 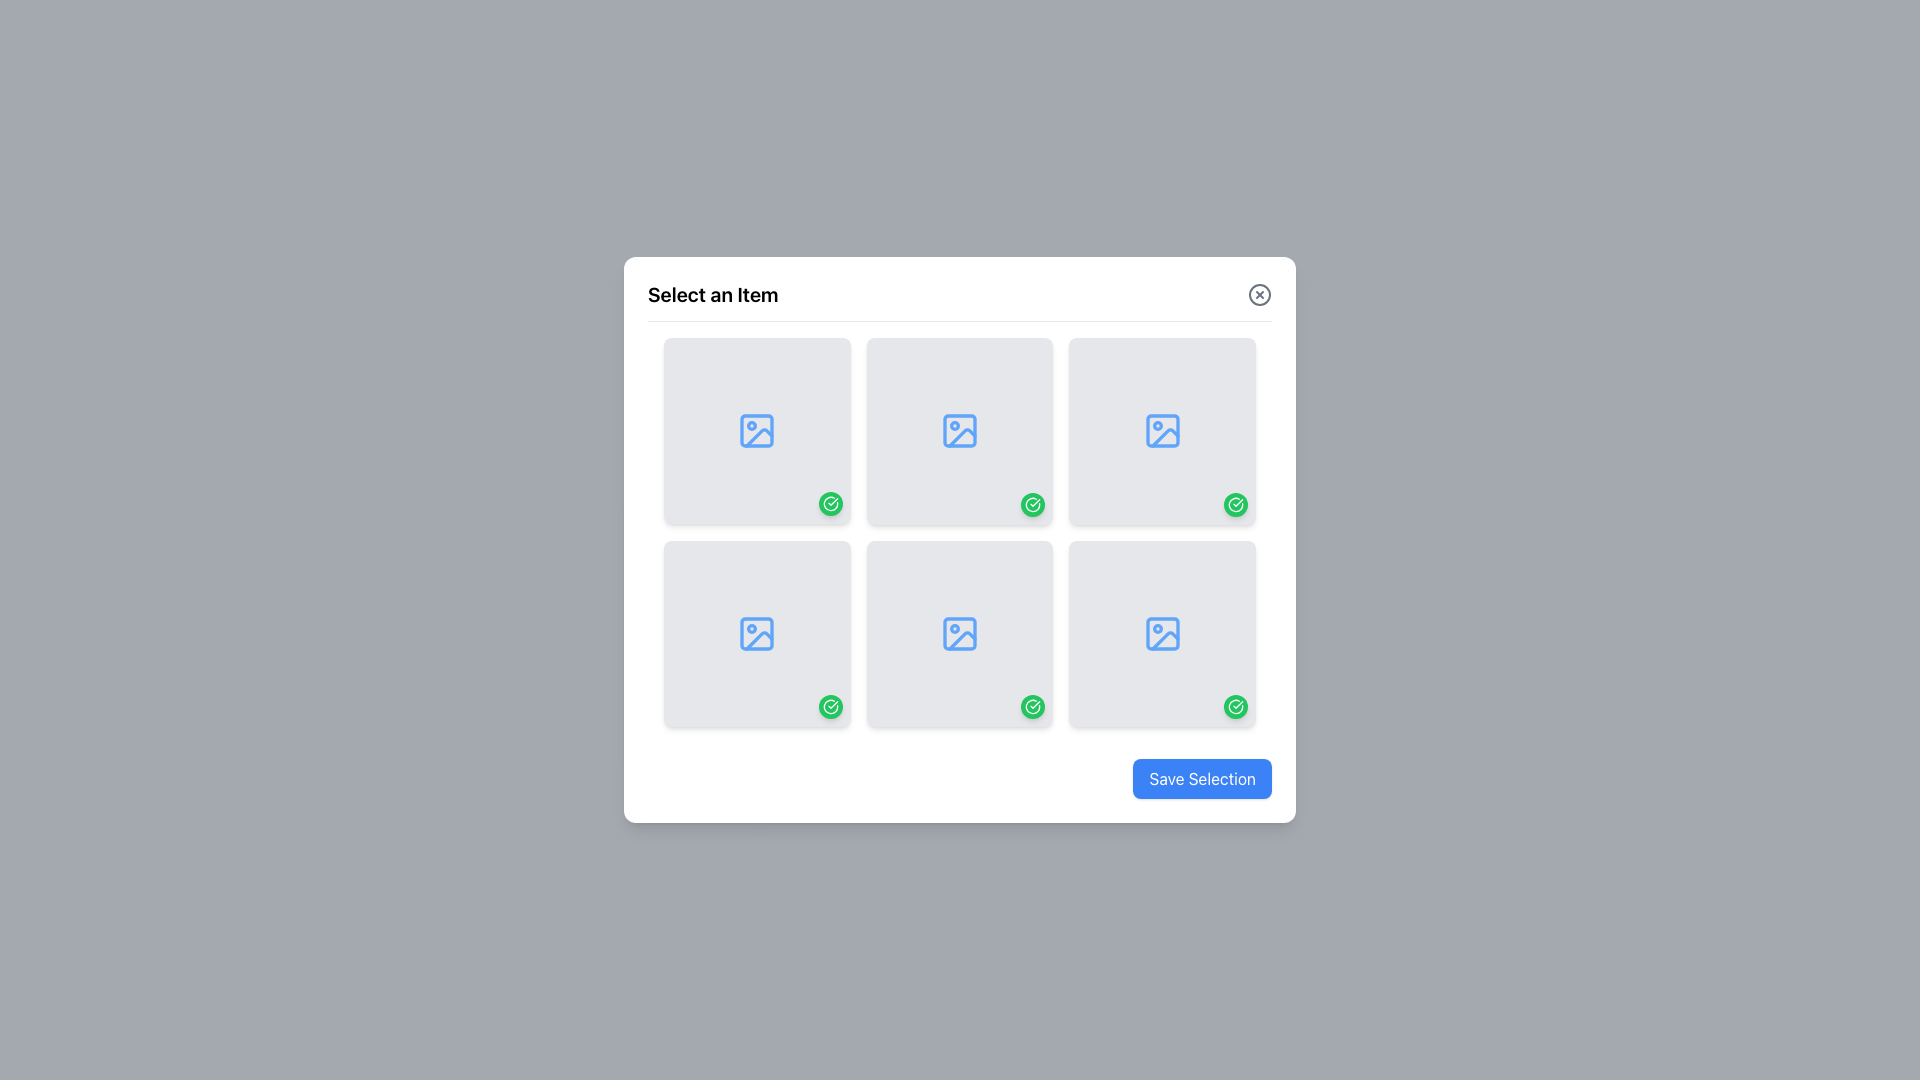 What do you see at coordinates (1162, 633) in the screenshot?
I see `the selectable grid item located in the bottom-right position of a 3x2 grid layout` at bounding box center [1162, 633].